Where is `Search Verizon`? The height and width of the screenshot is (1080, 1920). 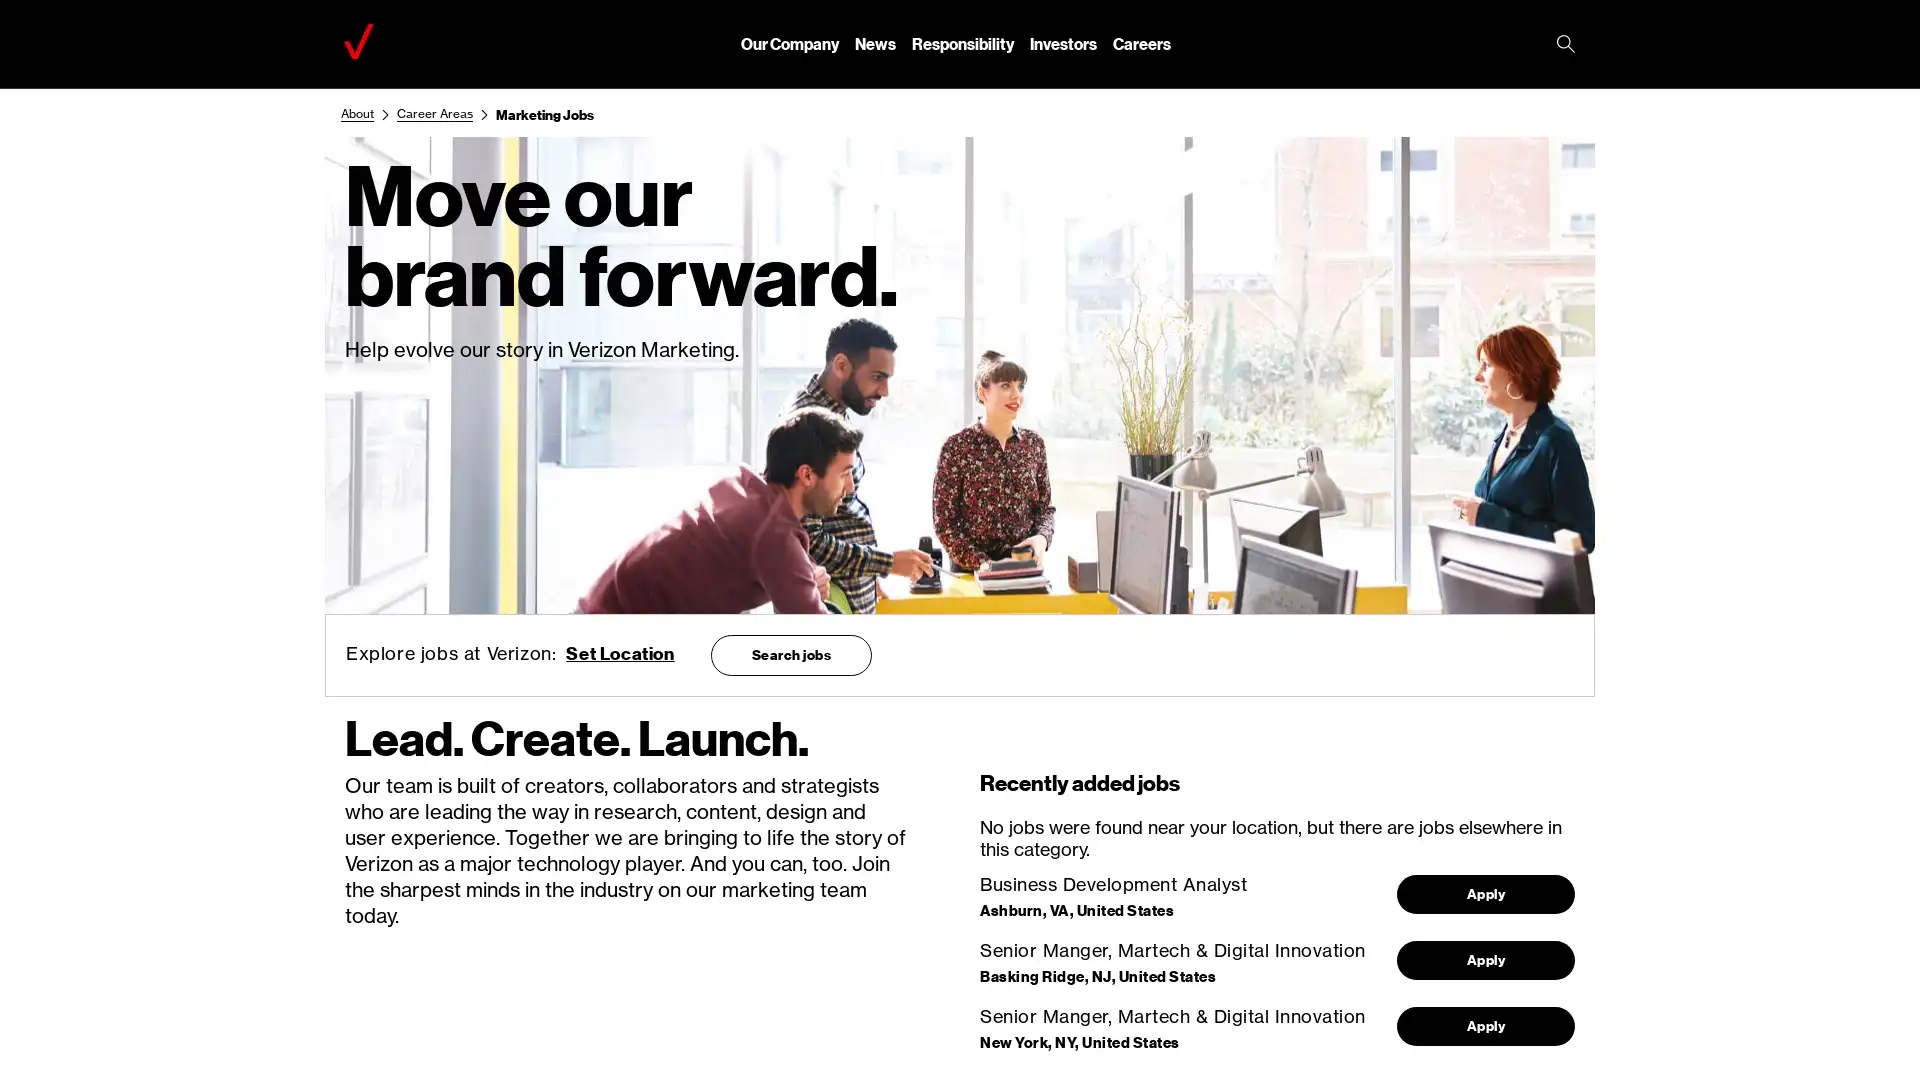 Search Verizon is located at coordinates (1564, 45).